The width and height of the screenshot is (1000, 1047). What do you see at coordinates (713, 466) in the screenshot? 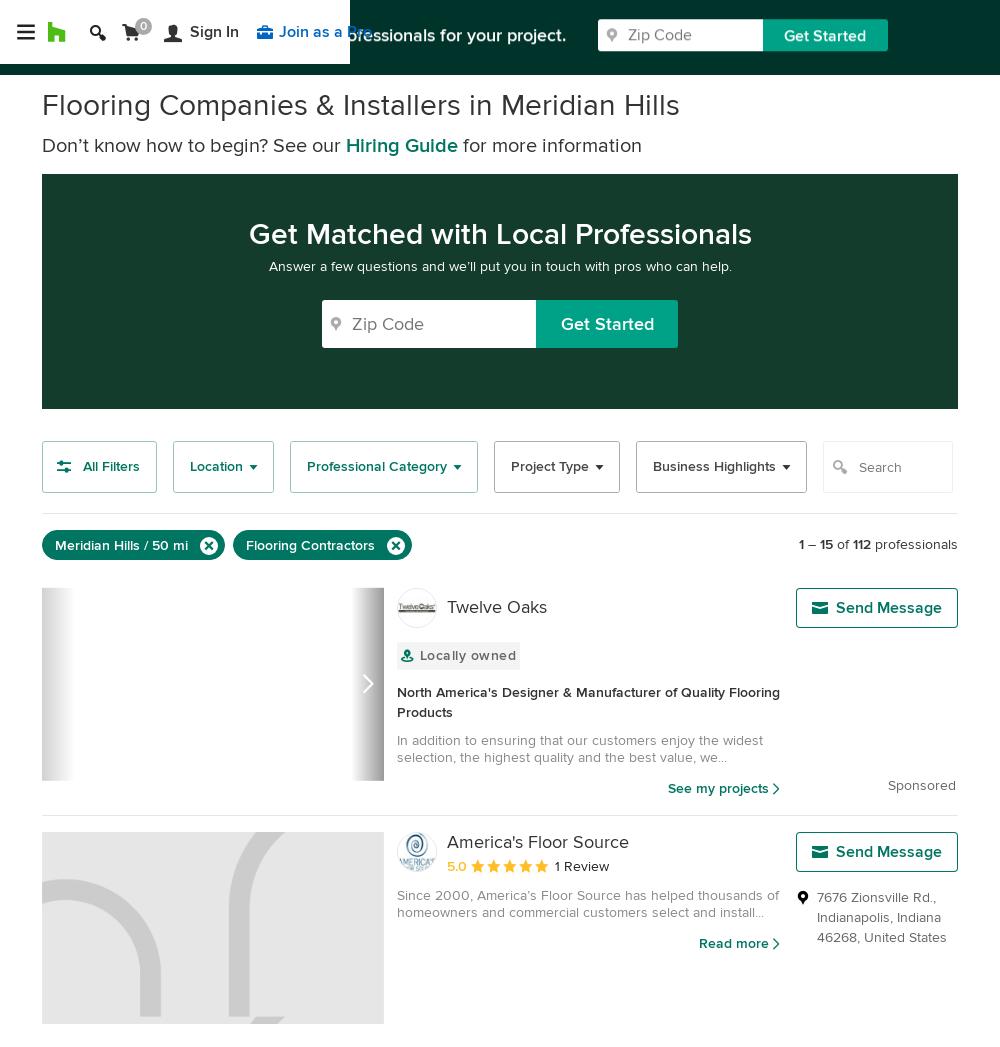
I see `'Business Highlights'` at bounding box center [713, 466].